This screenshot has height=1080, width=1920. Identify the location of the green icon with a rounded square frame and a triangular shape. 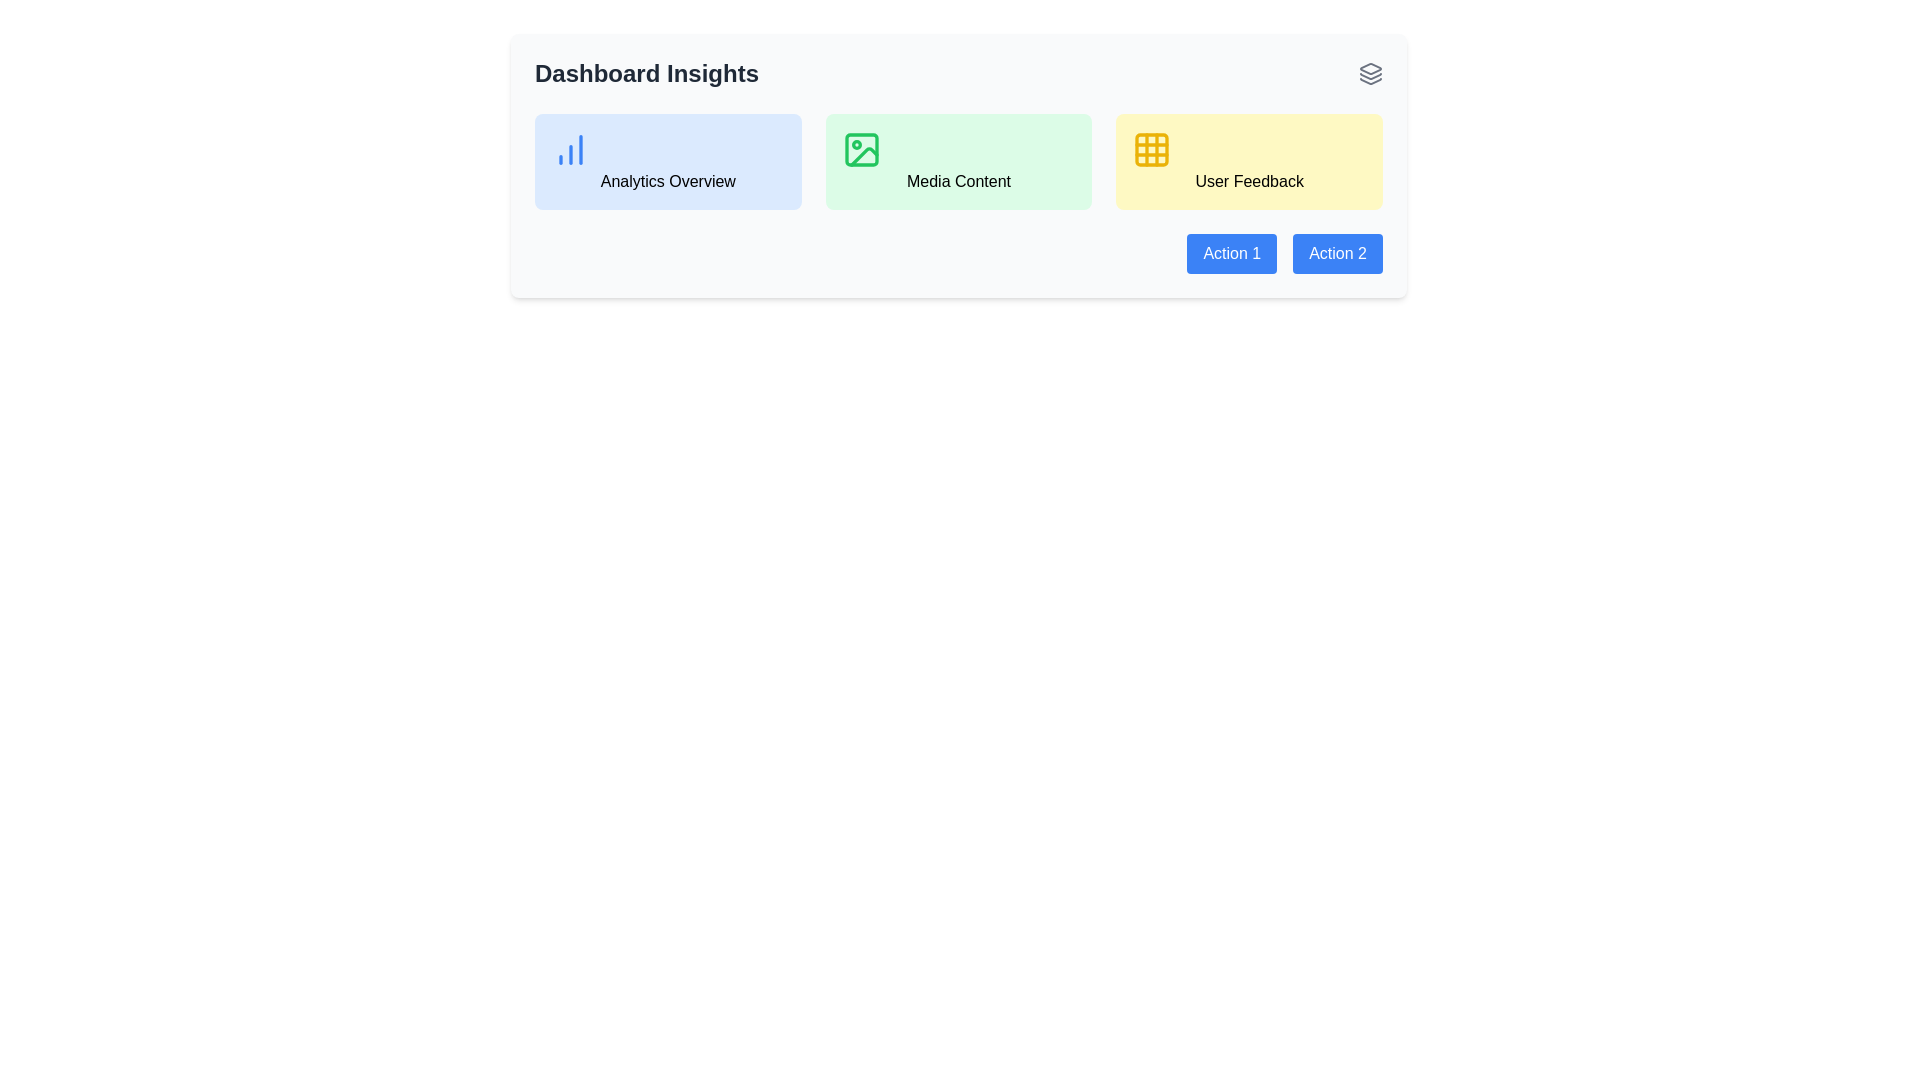
(861, 149).